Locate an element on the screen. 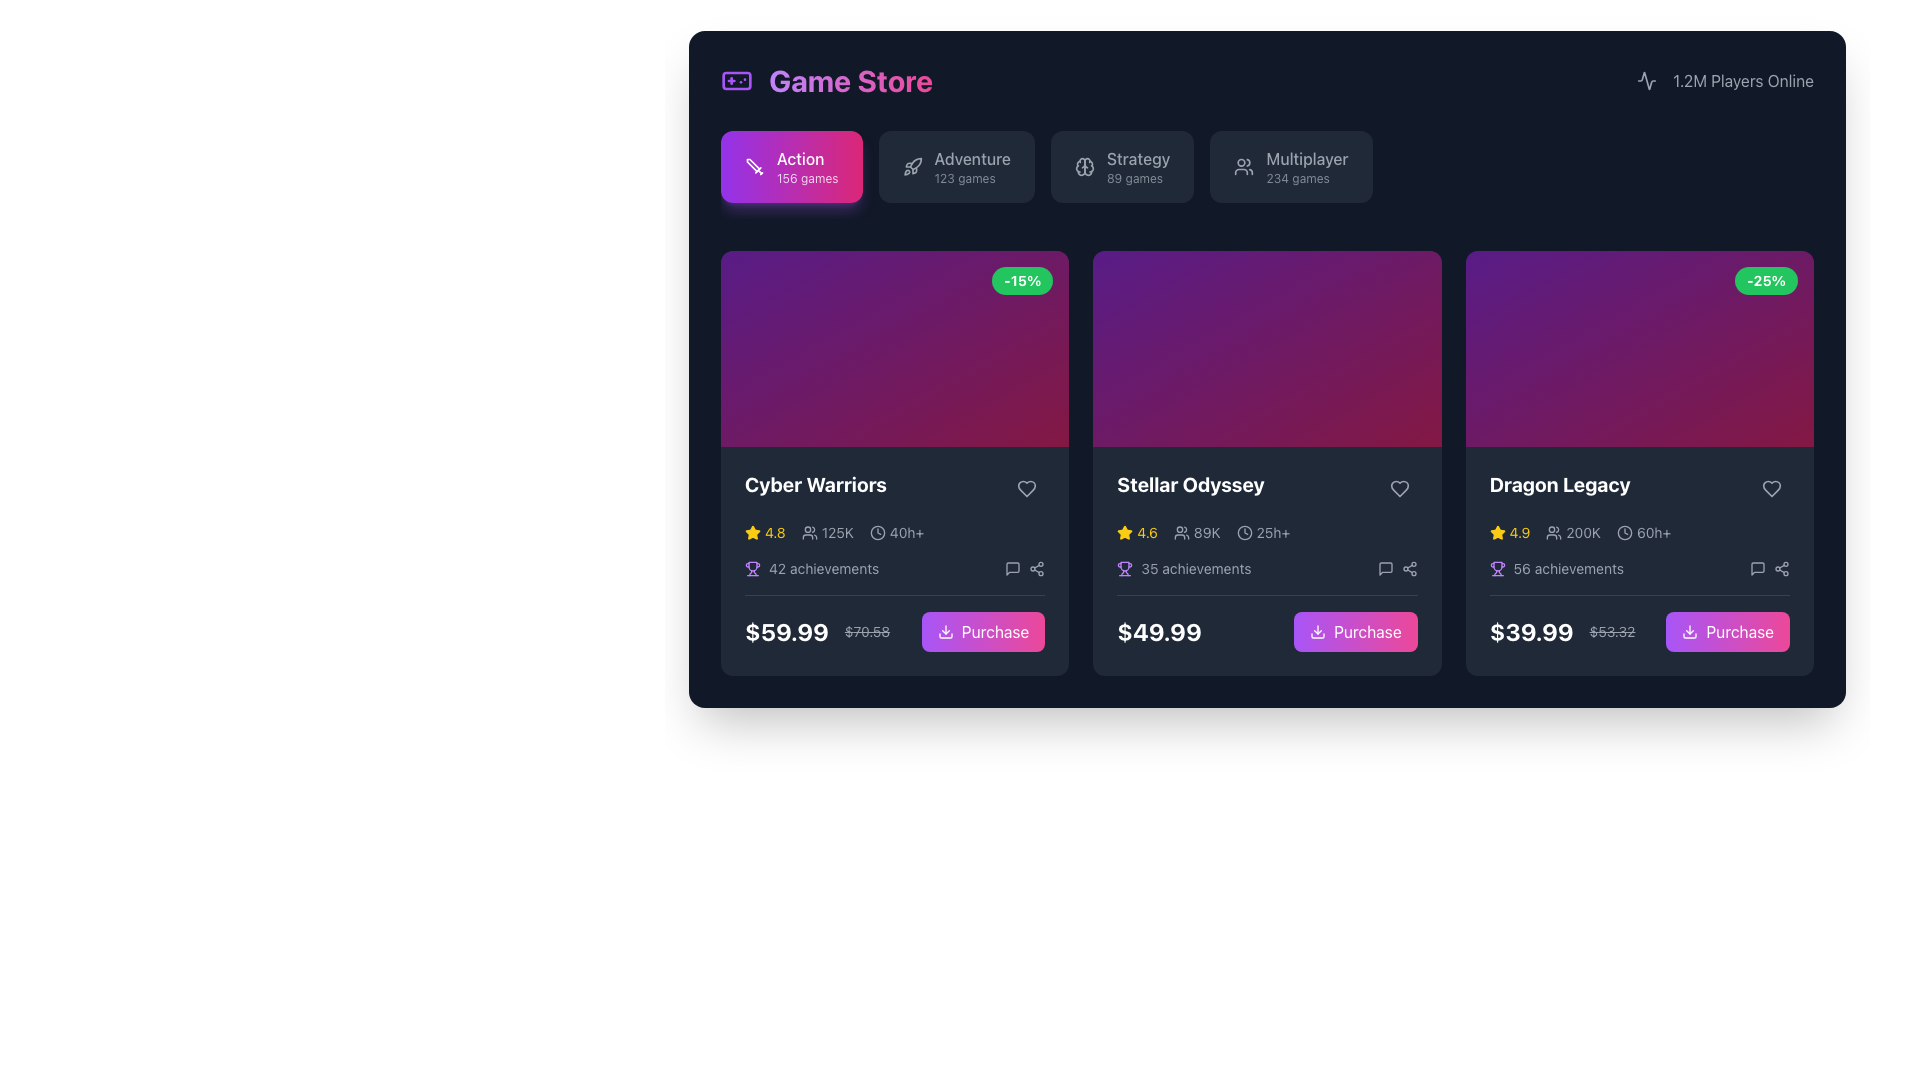  the 'Adventure' games label located at the top center of the navigation bar, which is positioned above the '123 games' label is located at coordinates (972, 157).